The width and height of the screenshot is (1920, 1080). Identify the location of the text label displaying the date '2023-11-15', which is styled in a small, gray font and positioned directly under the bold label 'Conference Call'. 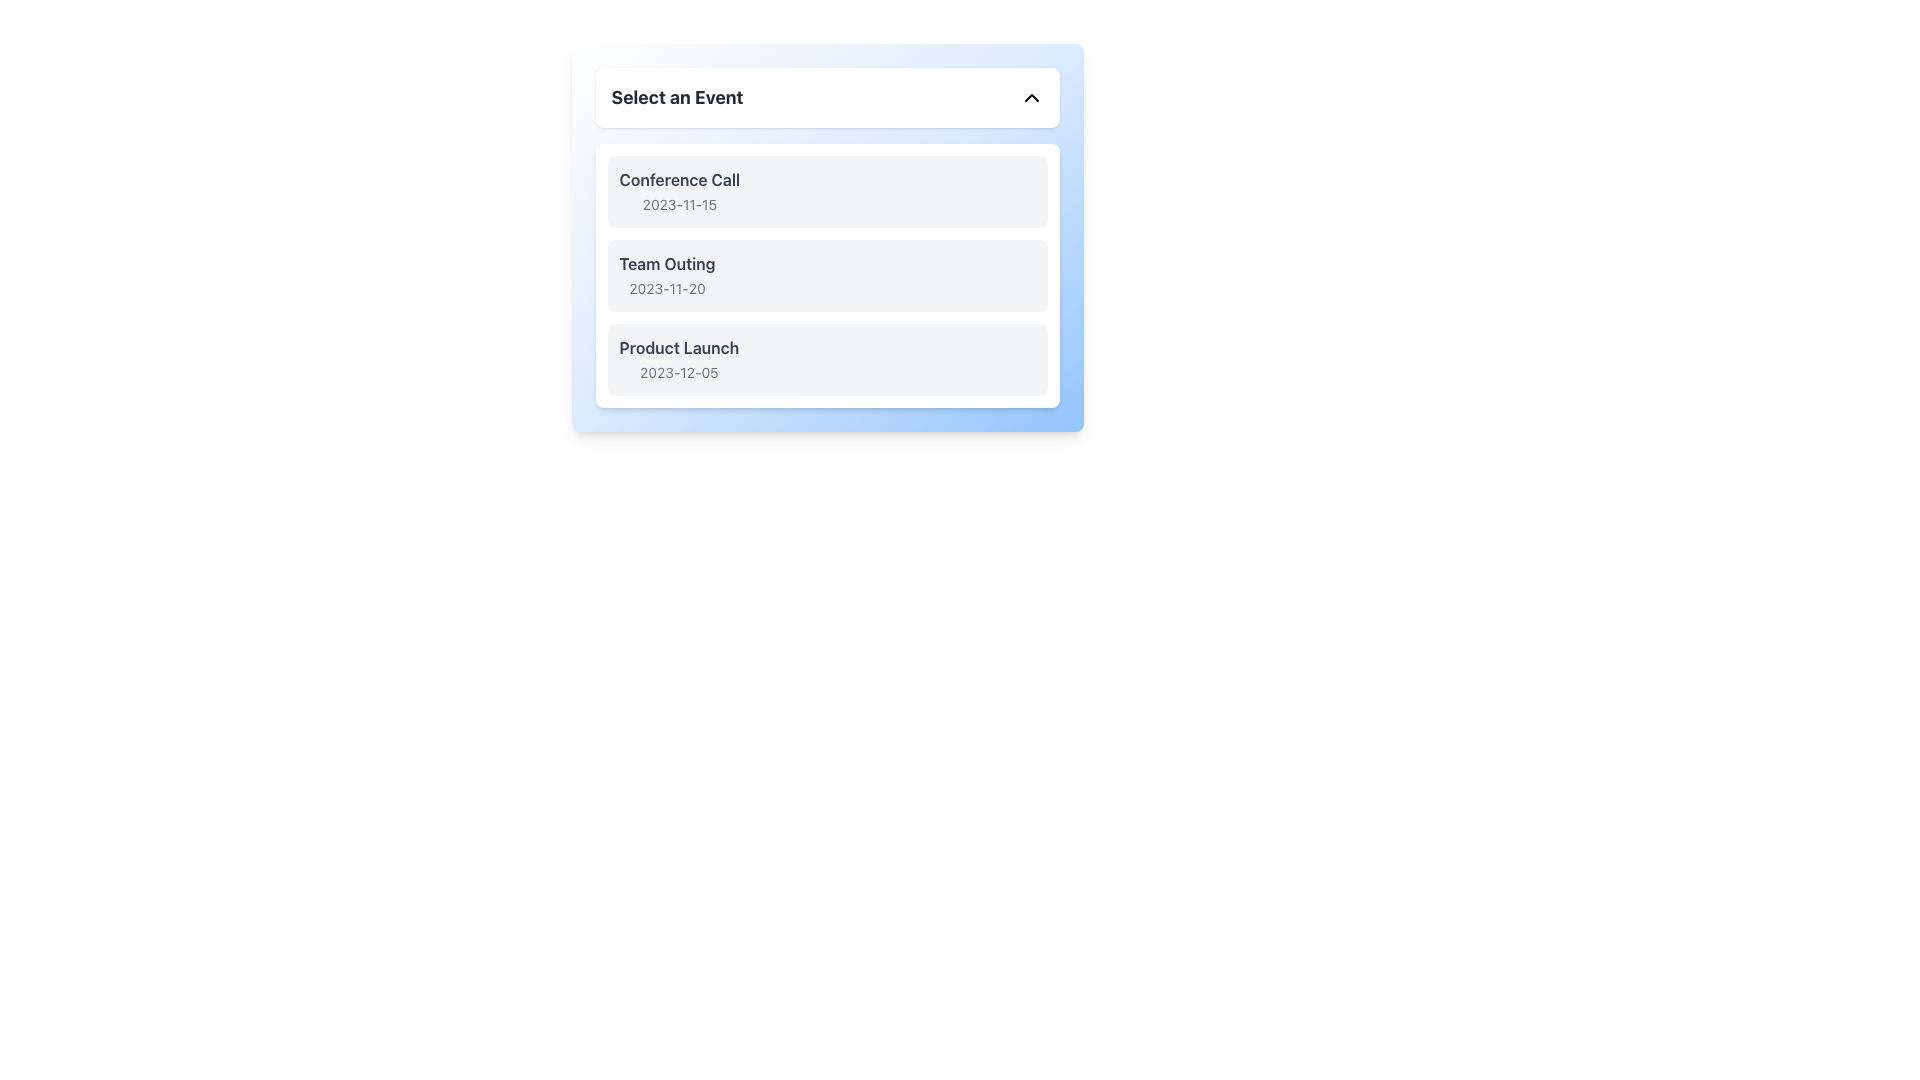
(679, 204).